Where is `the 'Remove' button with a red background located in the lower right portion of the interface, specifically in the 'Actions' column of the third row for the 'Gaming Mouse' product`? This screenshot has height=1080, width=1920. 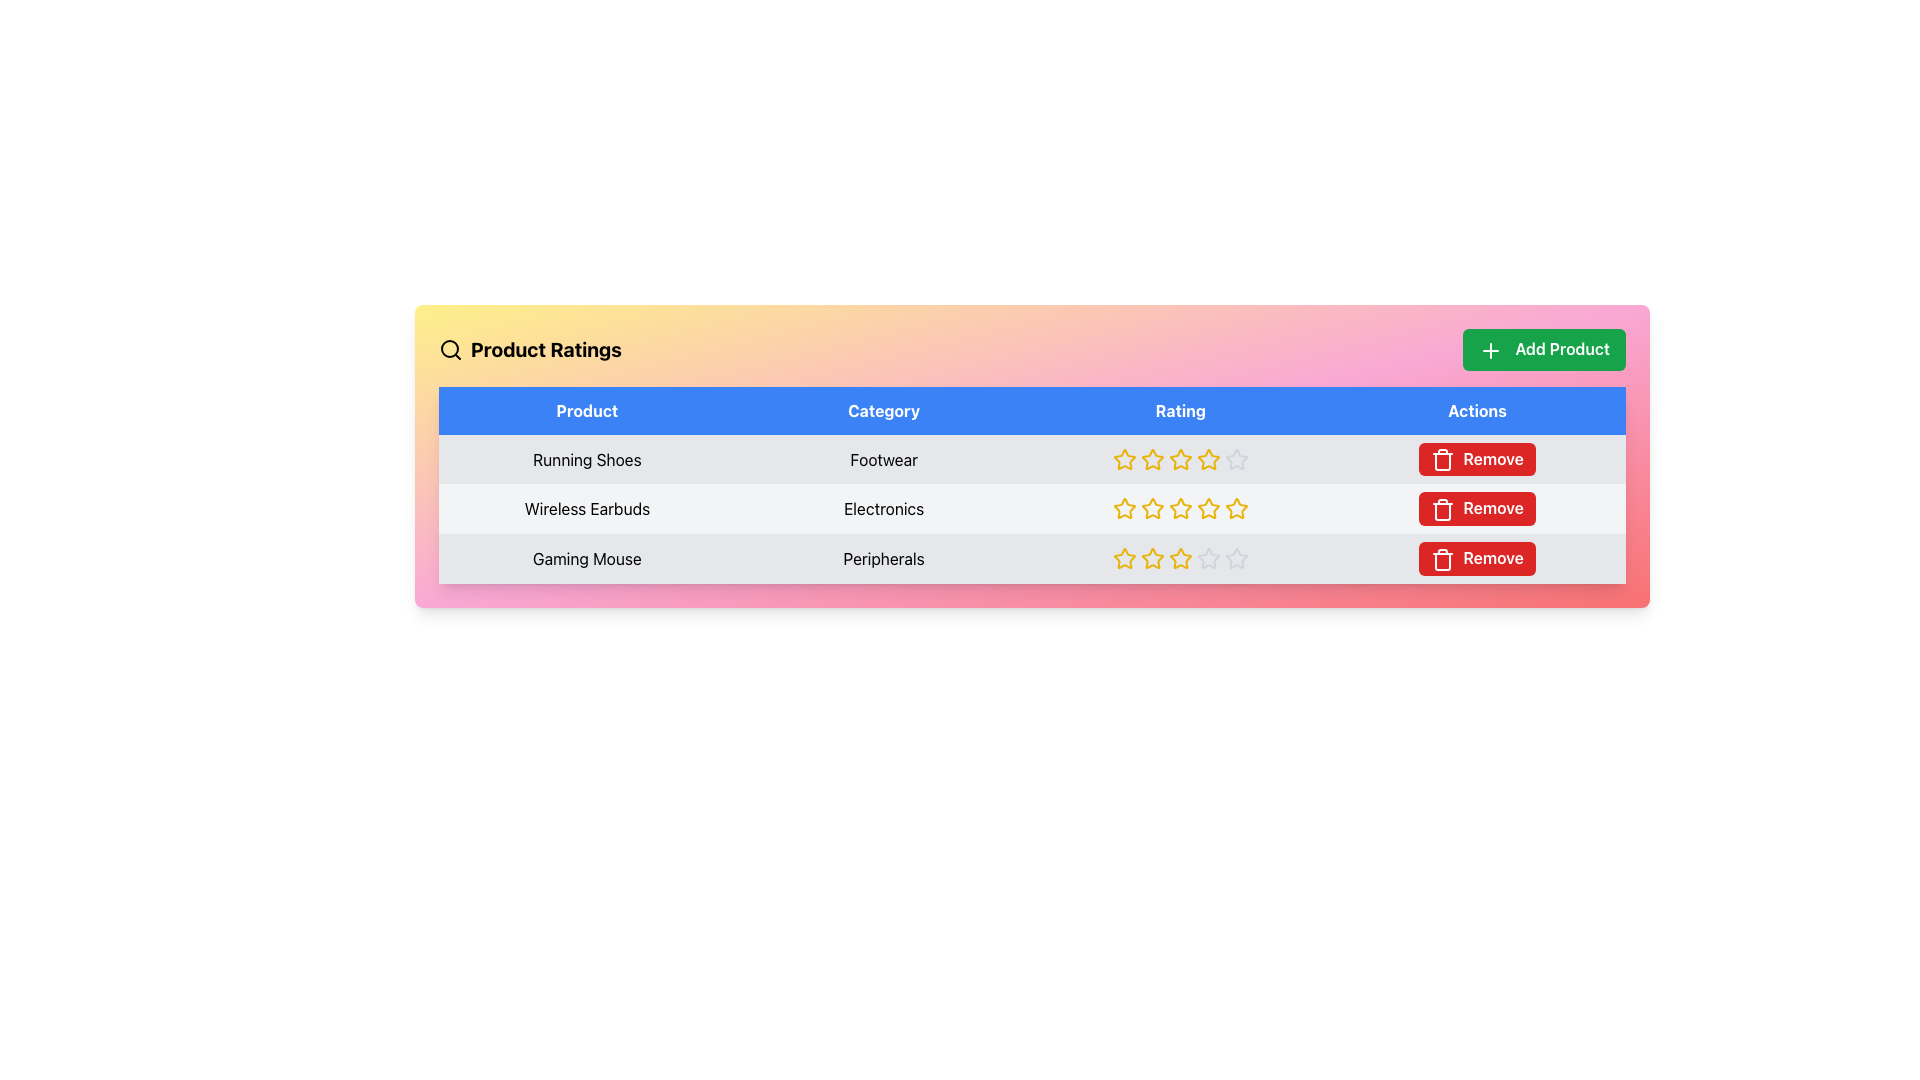 the 'Remove' button with a red background located in the lower right portion of the interface, specifically in the 'Actions' column of the third row for the 'Gaming Mouse' product is located at coordinates (1477, 559).